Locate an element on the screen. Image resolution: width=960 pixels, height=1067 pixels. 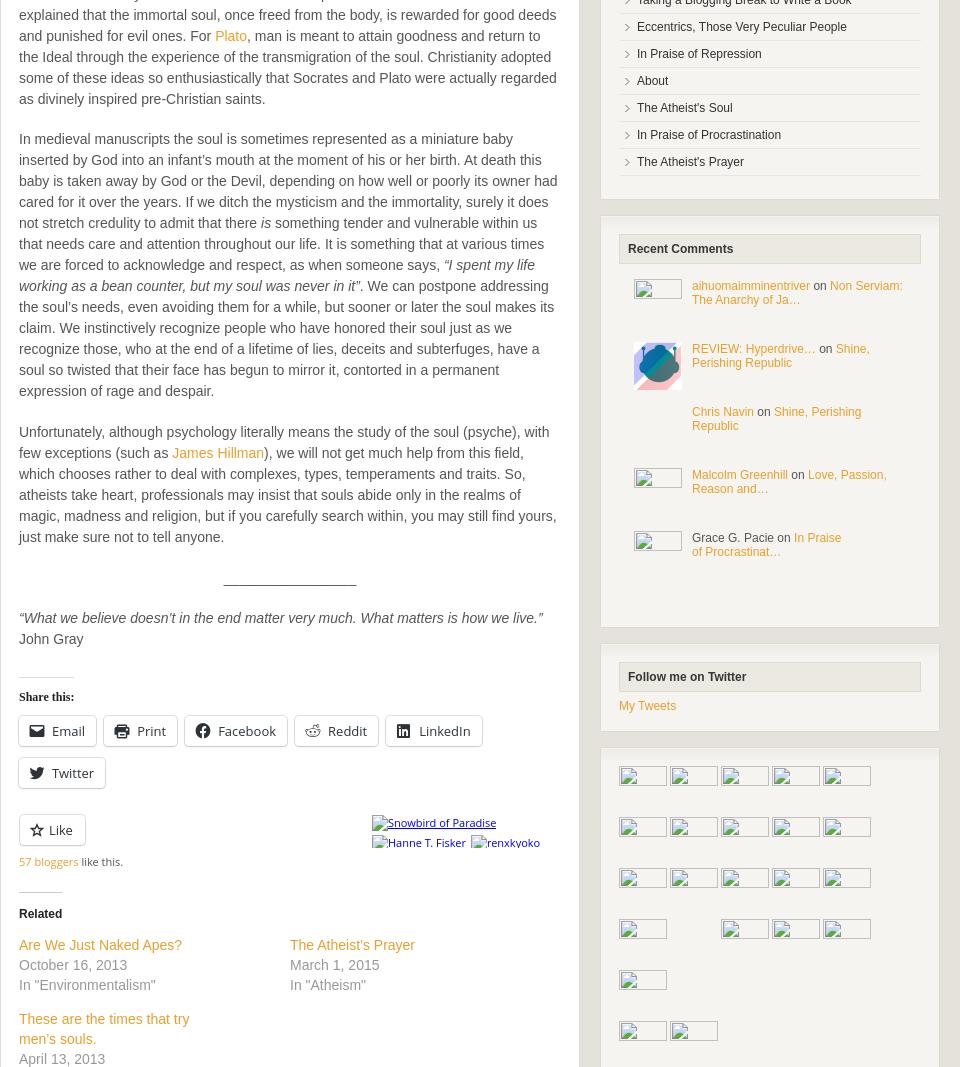
'Share this:' is located at coordinates (45, 696).